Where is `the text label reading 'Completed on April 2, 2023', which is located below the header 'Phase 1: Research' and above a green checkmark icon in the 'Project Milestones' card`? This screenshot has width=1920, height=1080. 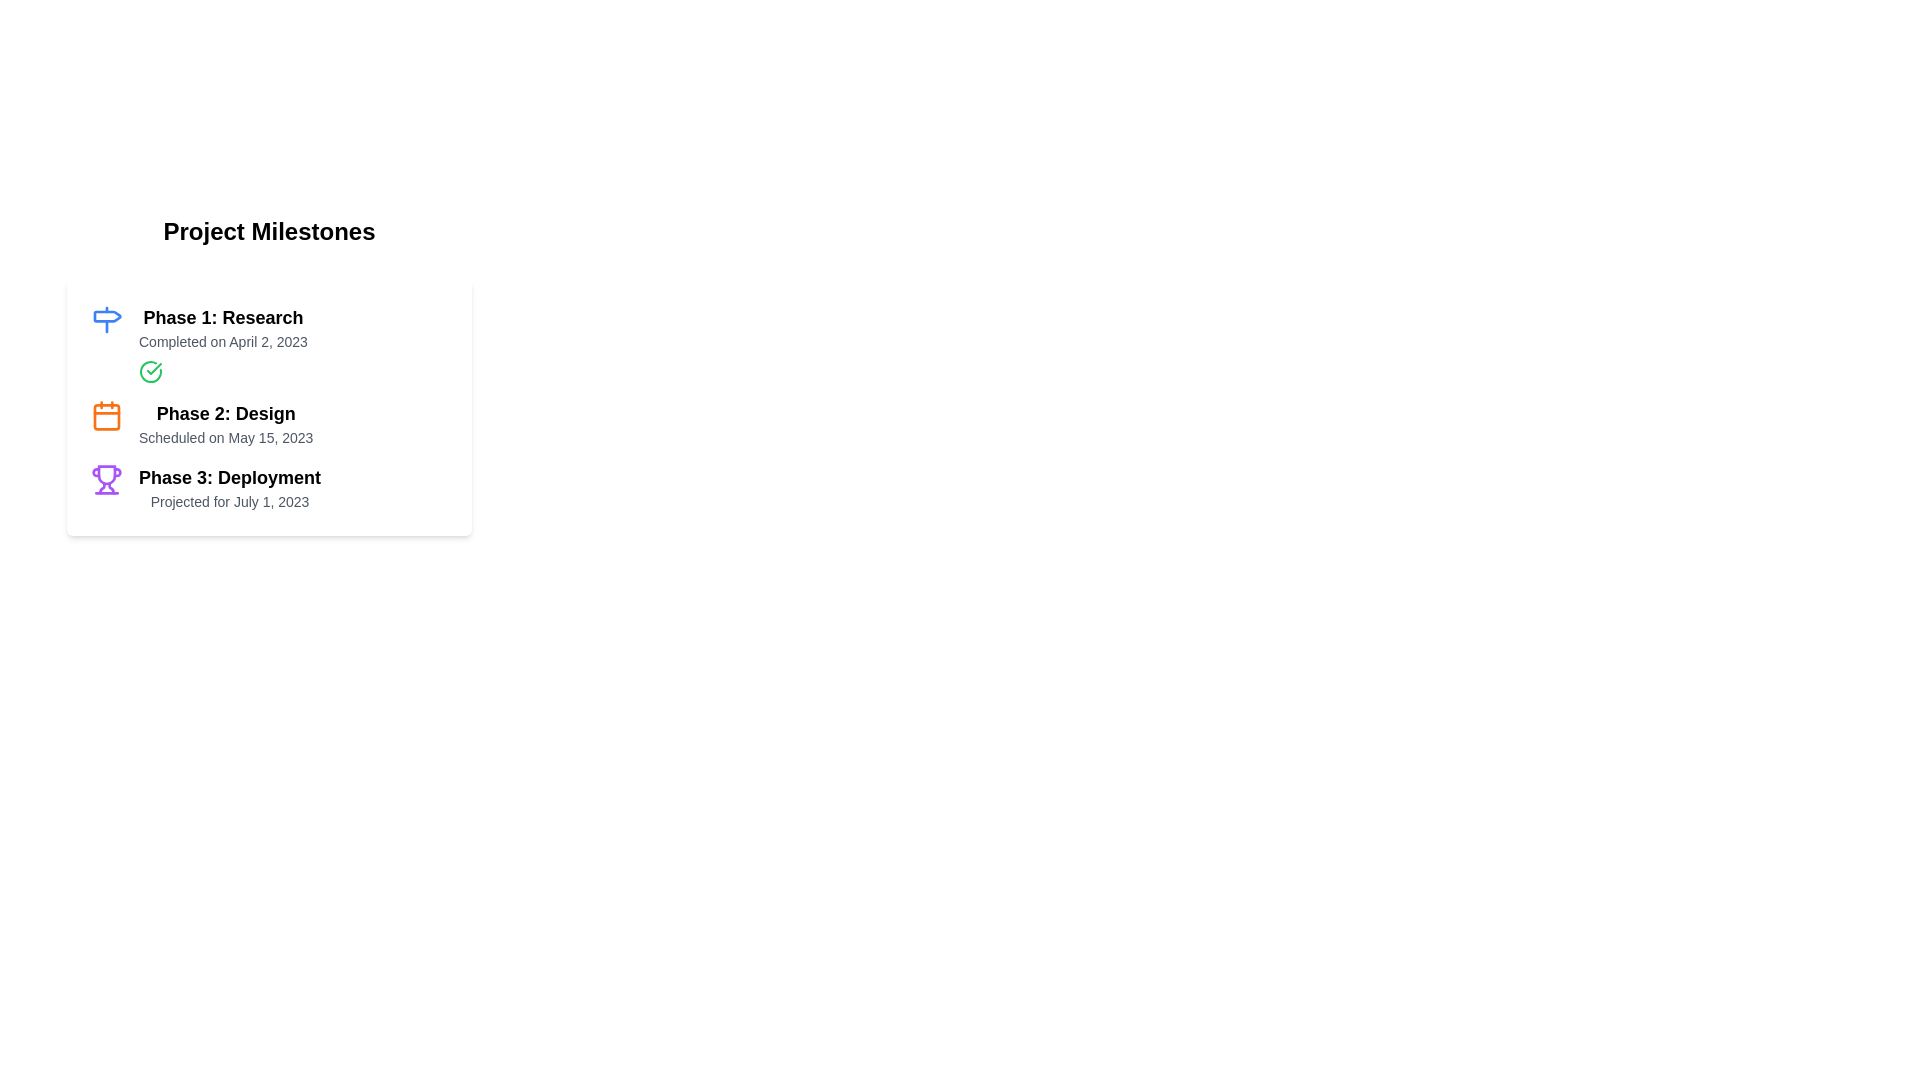 the text label reading 'Completed on April 2, 2023', which is located below the header 'Phase 1: Research' and above a green checkmark icon in the 'Project Milestones' card is located at coordinates (223, 341).